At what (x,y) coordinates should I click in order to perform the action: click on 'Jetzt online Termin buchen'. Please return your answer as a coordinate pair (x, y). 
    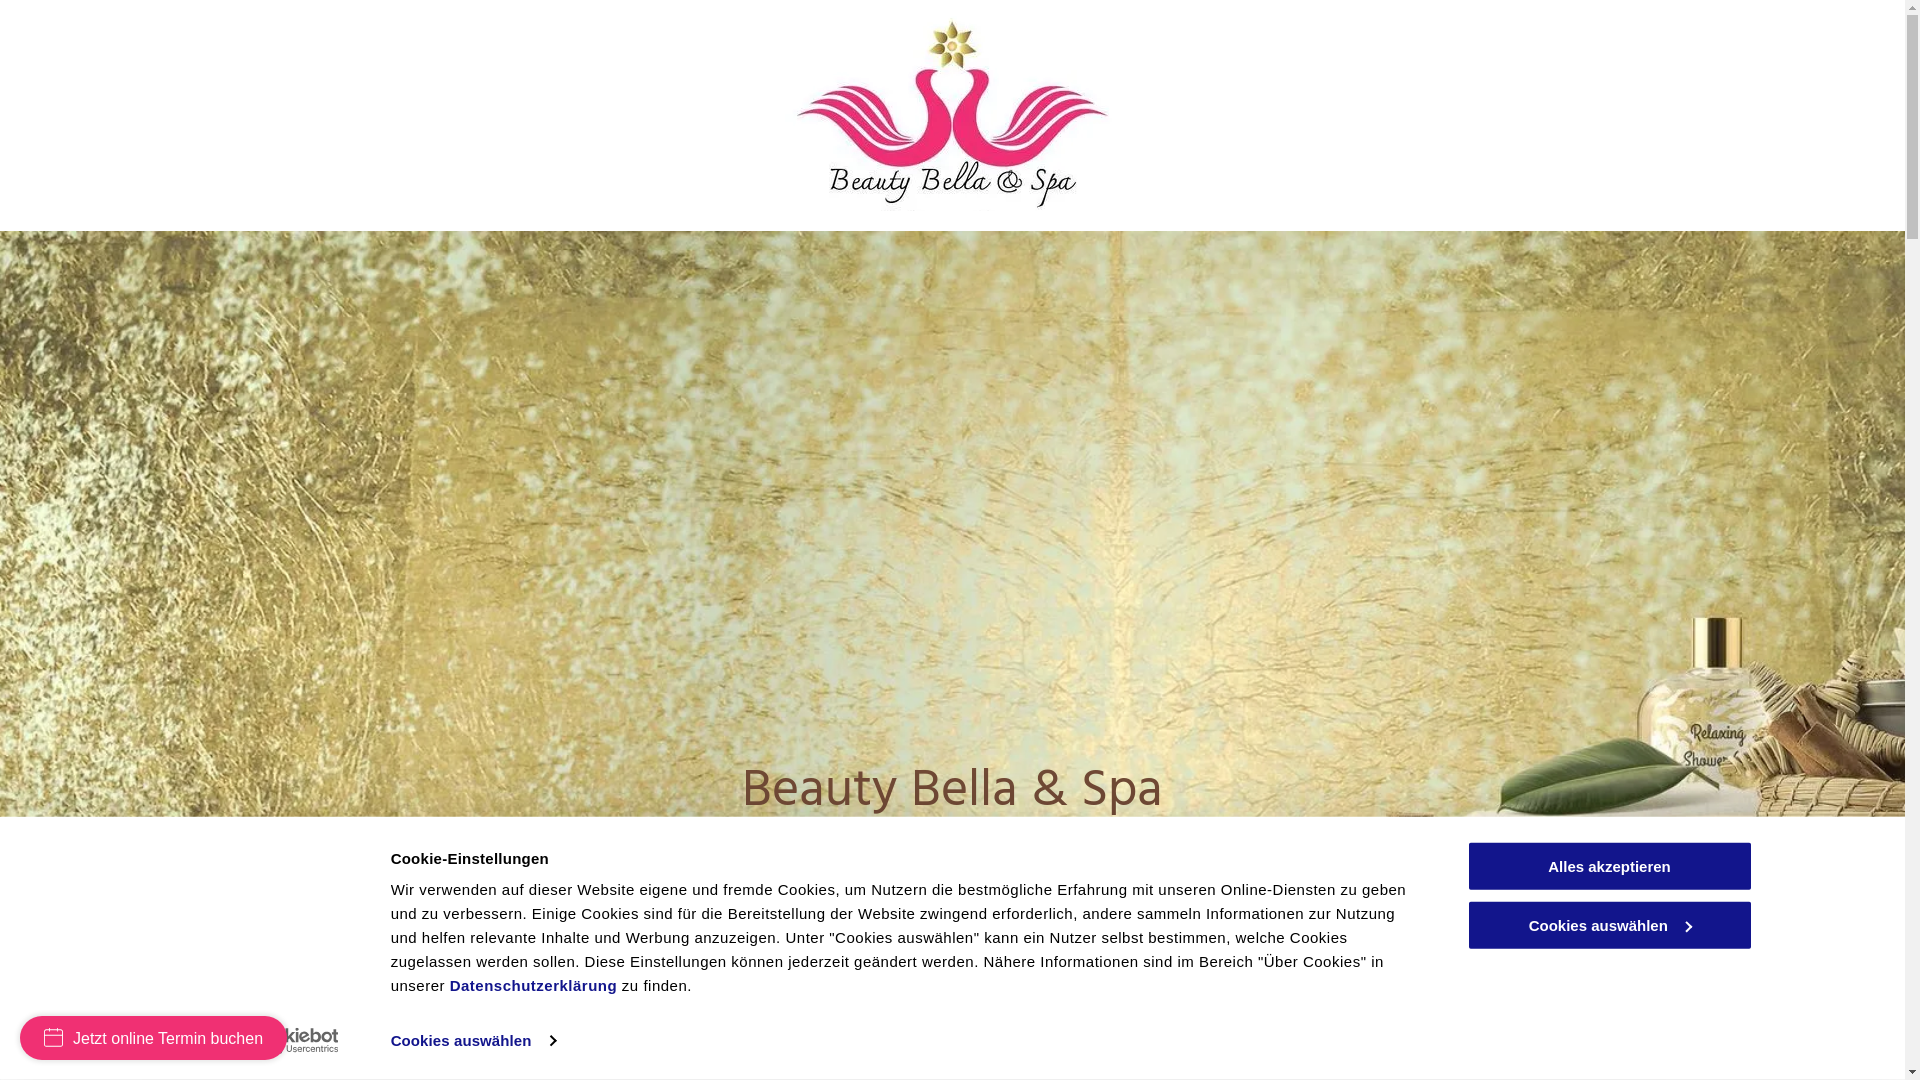
    Looking at the image, I should click on (152, 1036).